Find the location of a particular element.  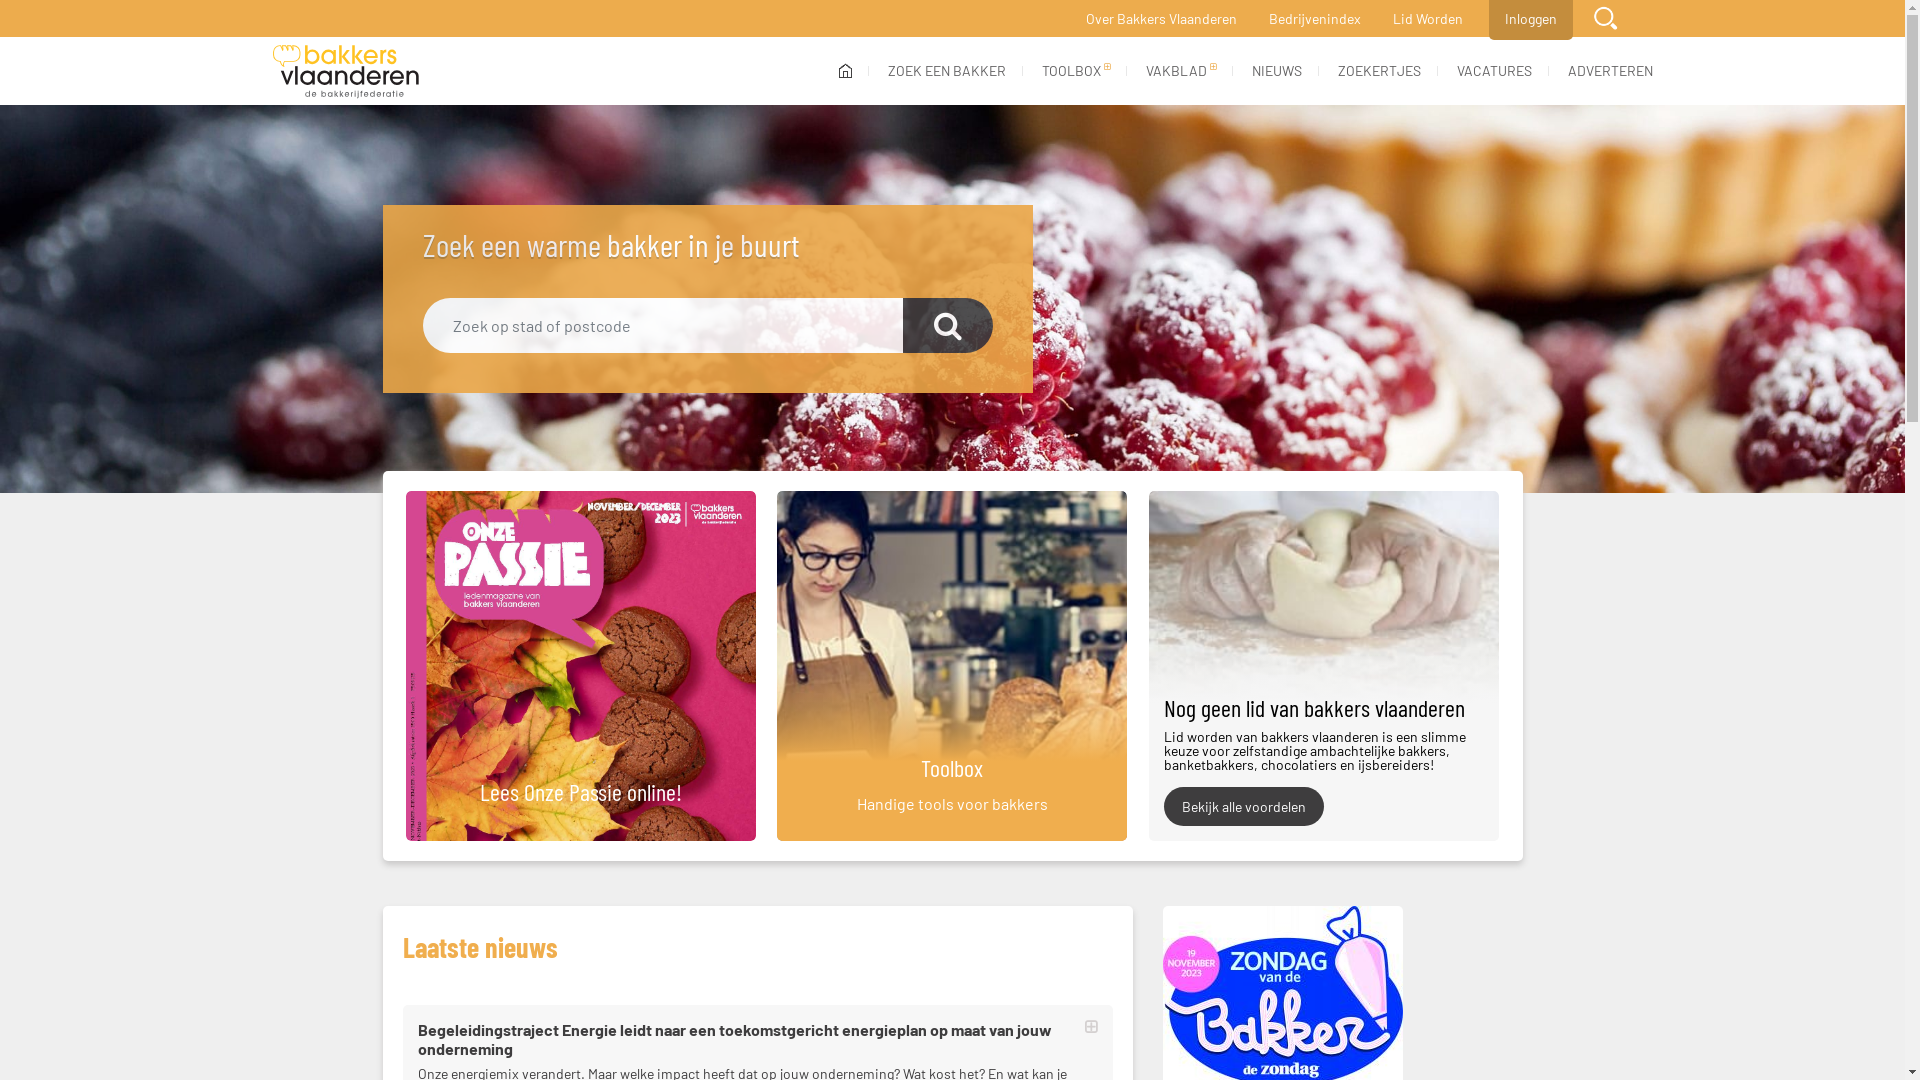

'Lid Worden' is located at coordinates (1425, 18).